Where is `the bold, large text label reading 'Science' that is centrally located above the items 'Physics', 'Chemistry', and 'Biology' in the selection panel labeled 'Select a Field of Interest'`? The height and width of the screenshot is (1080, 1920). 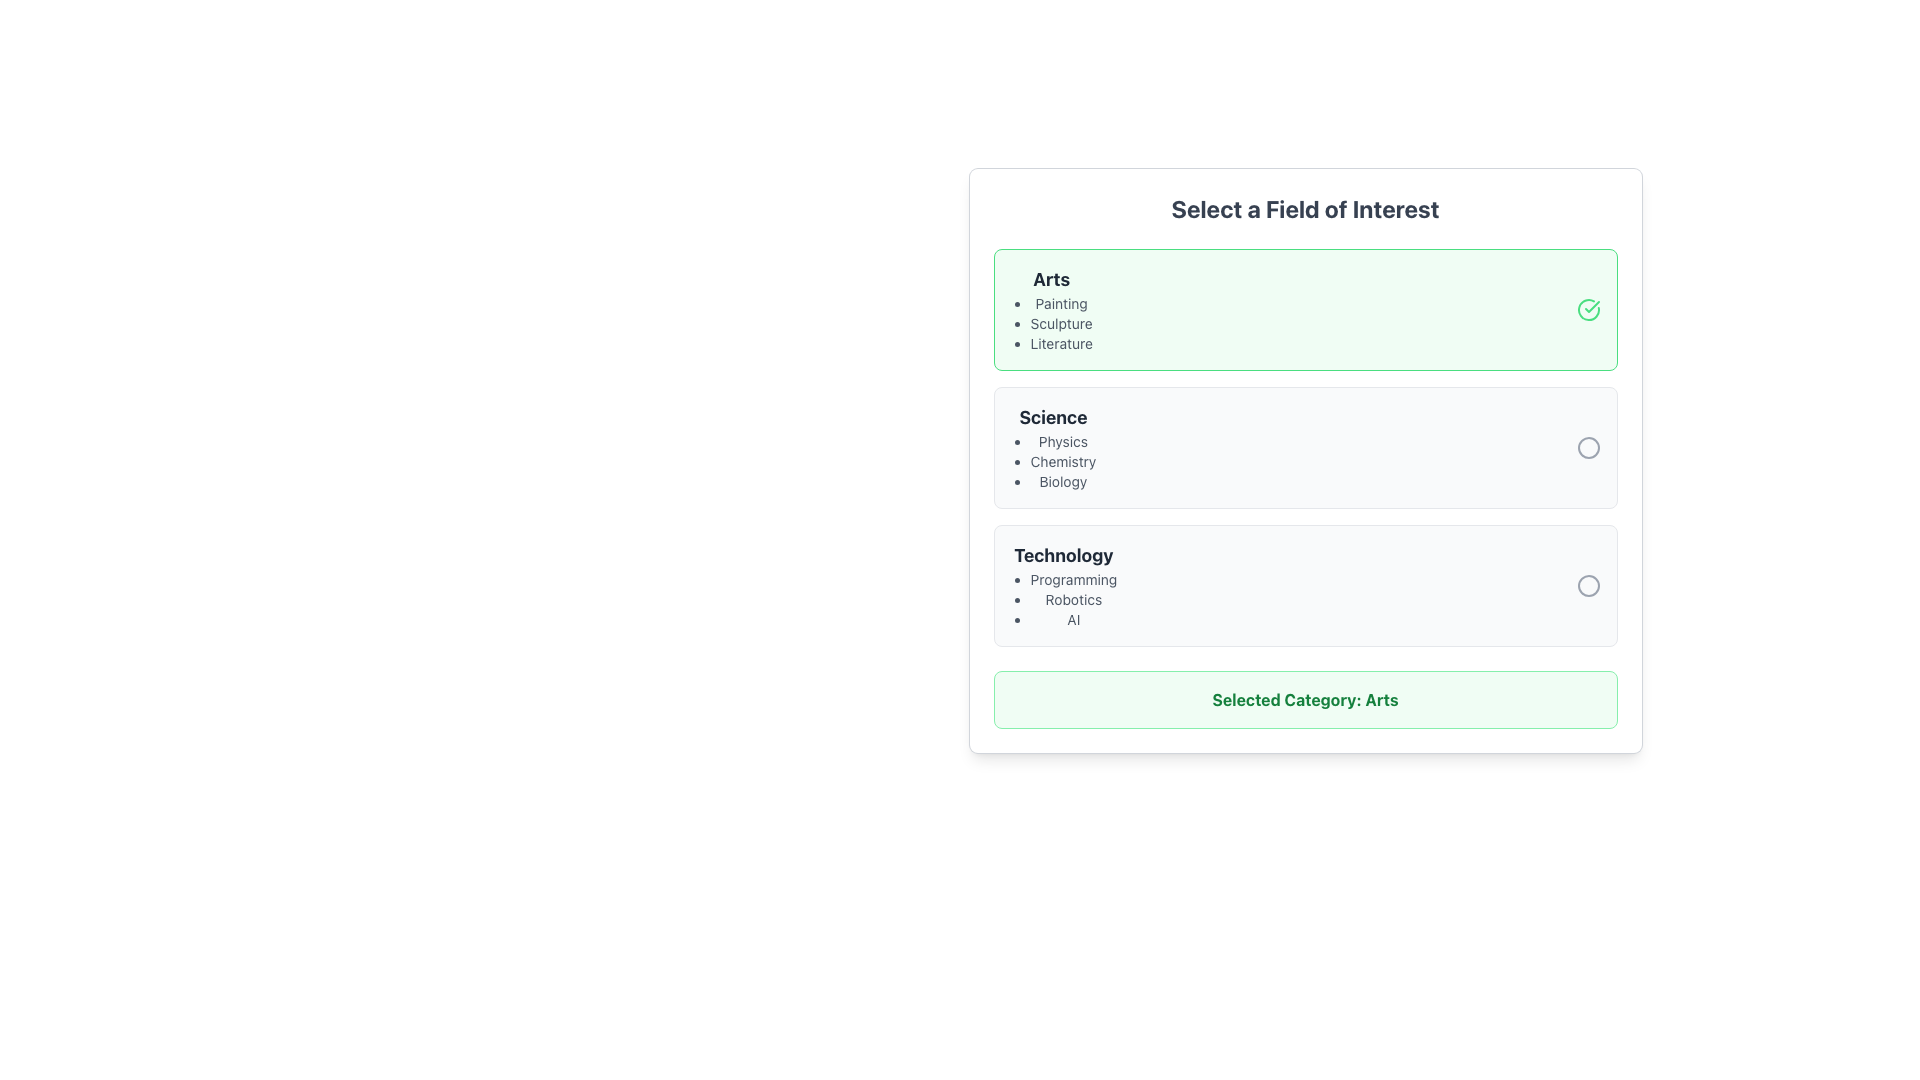
the bold, large text label reading 'Science' that is centrally located above the items 'Physics', 'Chemistry', and 'Biology' in the selection panel labeled 'Select a Field of Interest' is located at coordinates (1052, 416).